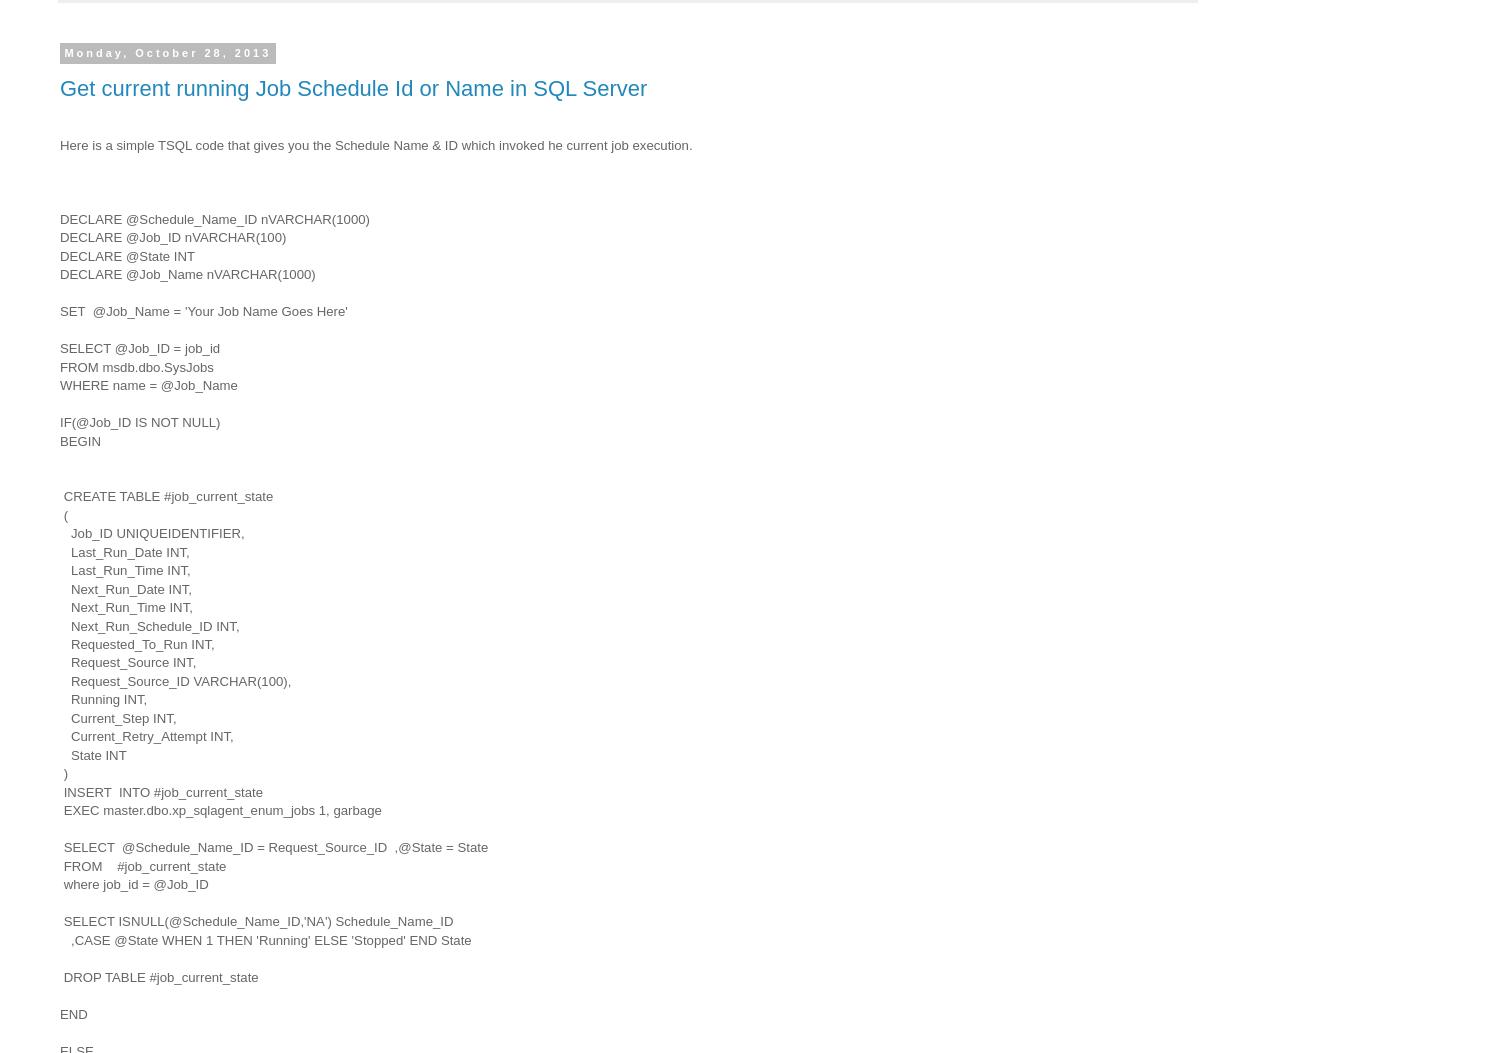  What do you see at coordinates (117, 920) in the screenshot?
I see `'ISNULL(@Schedule_Name_ID,'NA') Schedule_Name_ID'` at bounding box center [117, 920].